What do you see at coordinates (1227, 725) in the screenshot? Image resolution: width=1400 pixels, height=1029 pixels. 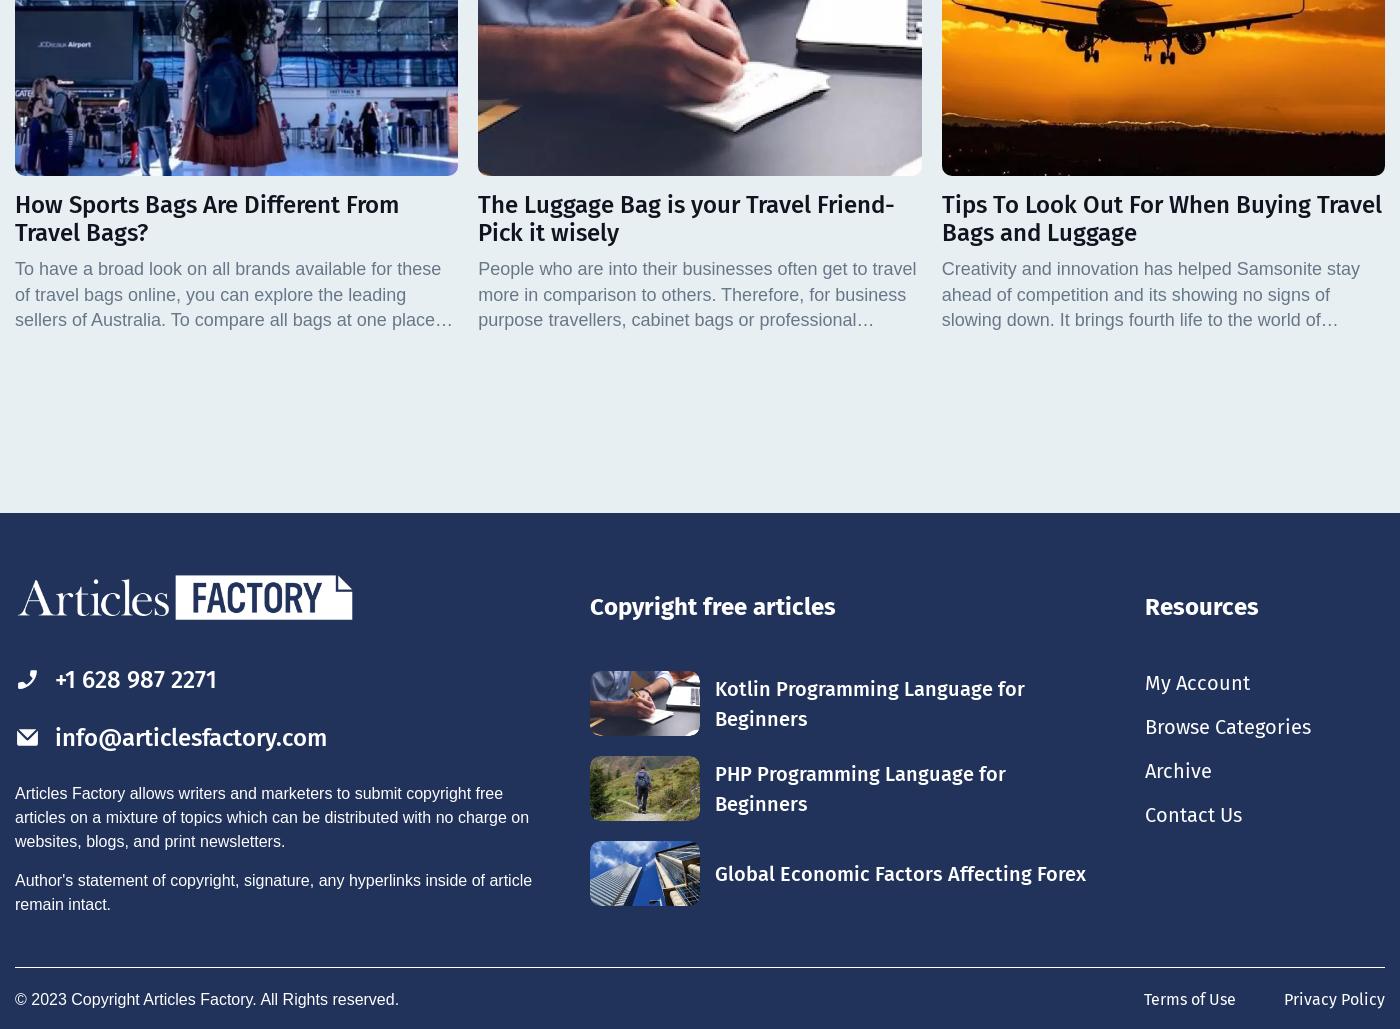 I see `'Browse Categories'` at bounding box center [1227, 725].